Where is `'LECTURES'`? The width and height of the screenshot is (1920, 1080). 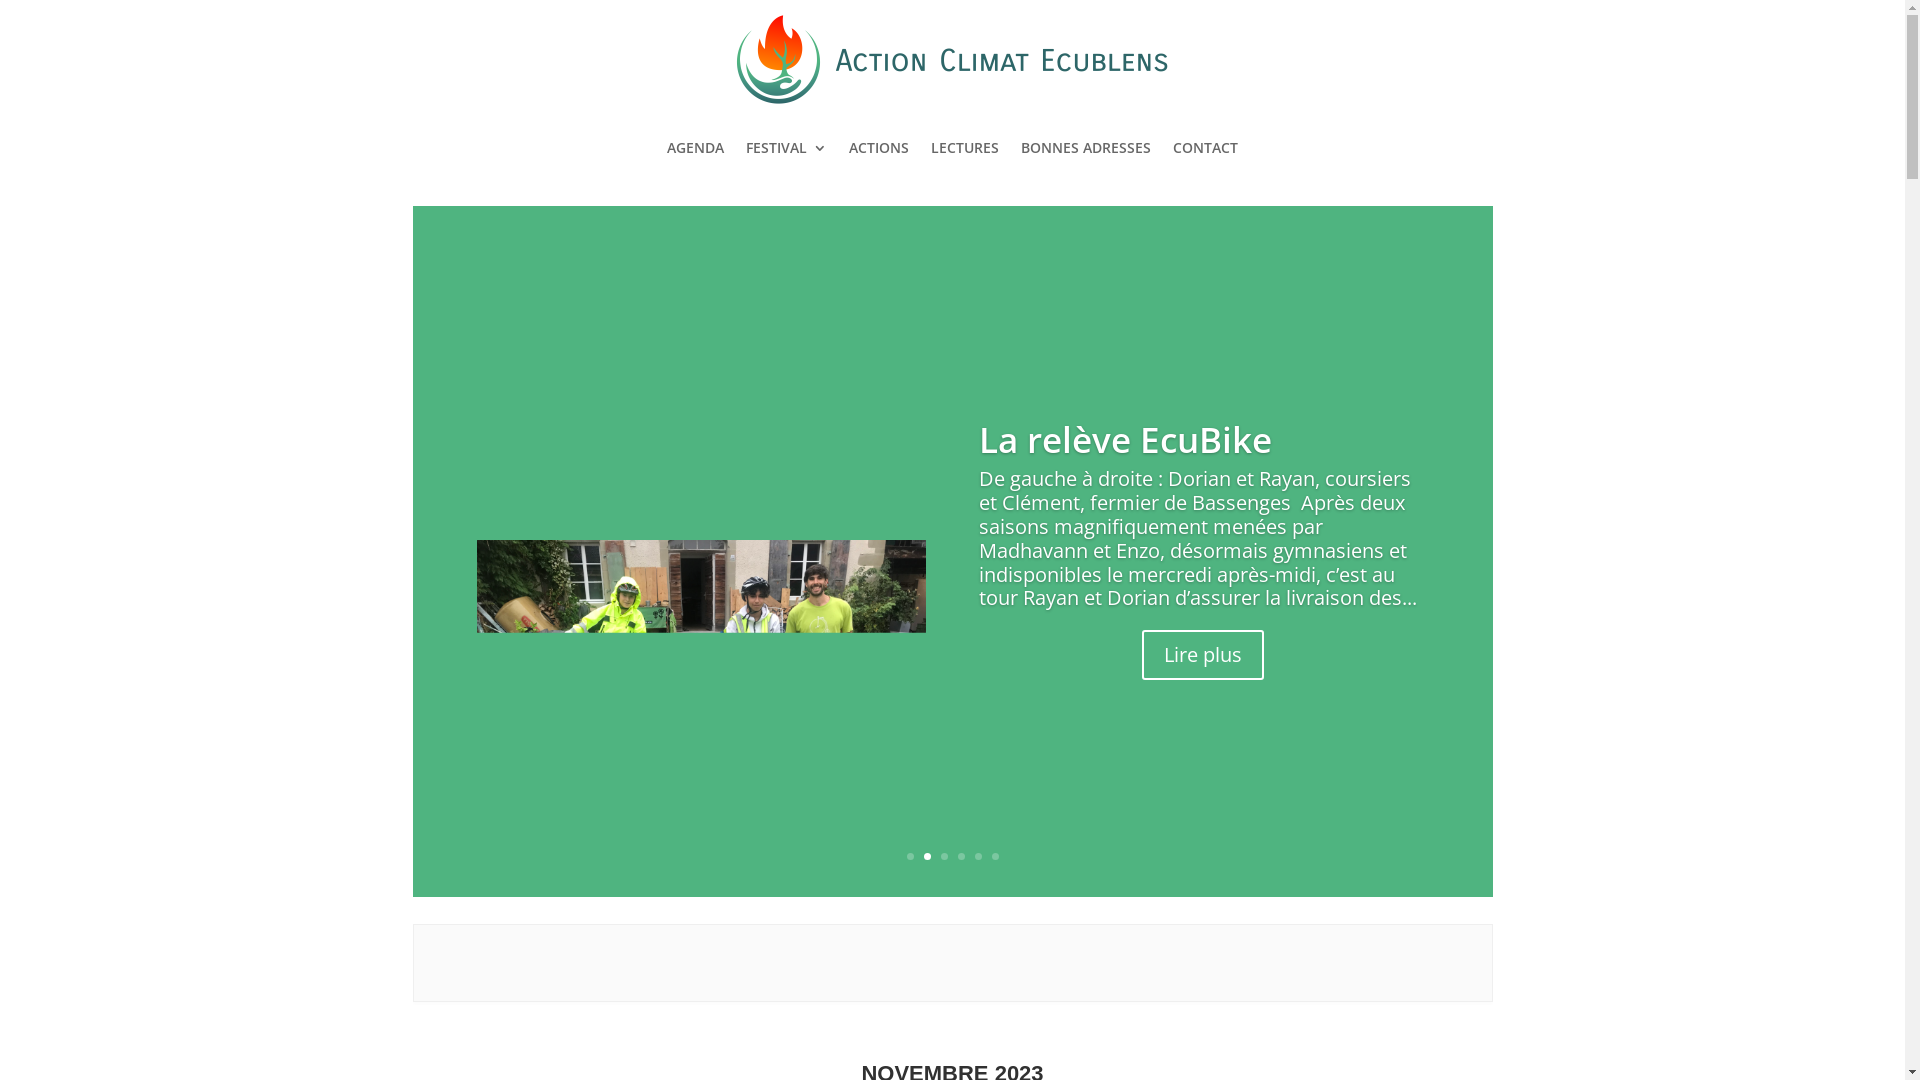
'LECTURES' is located at coordinates (964, 146).